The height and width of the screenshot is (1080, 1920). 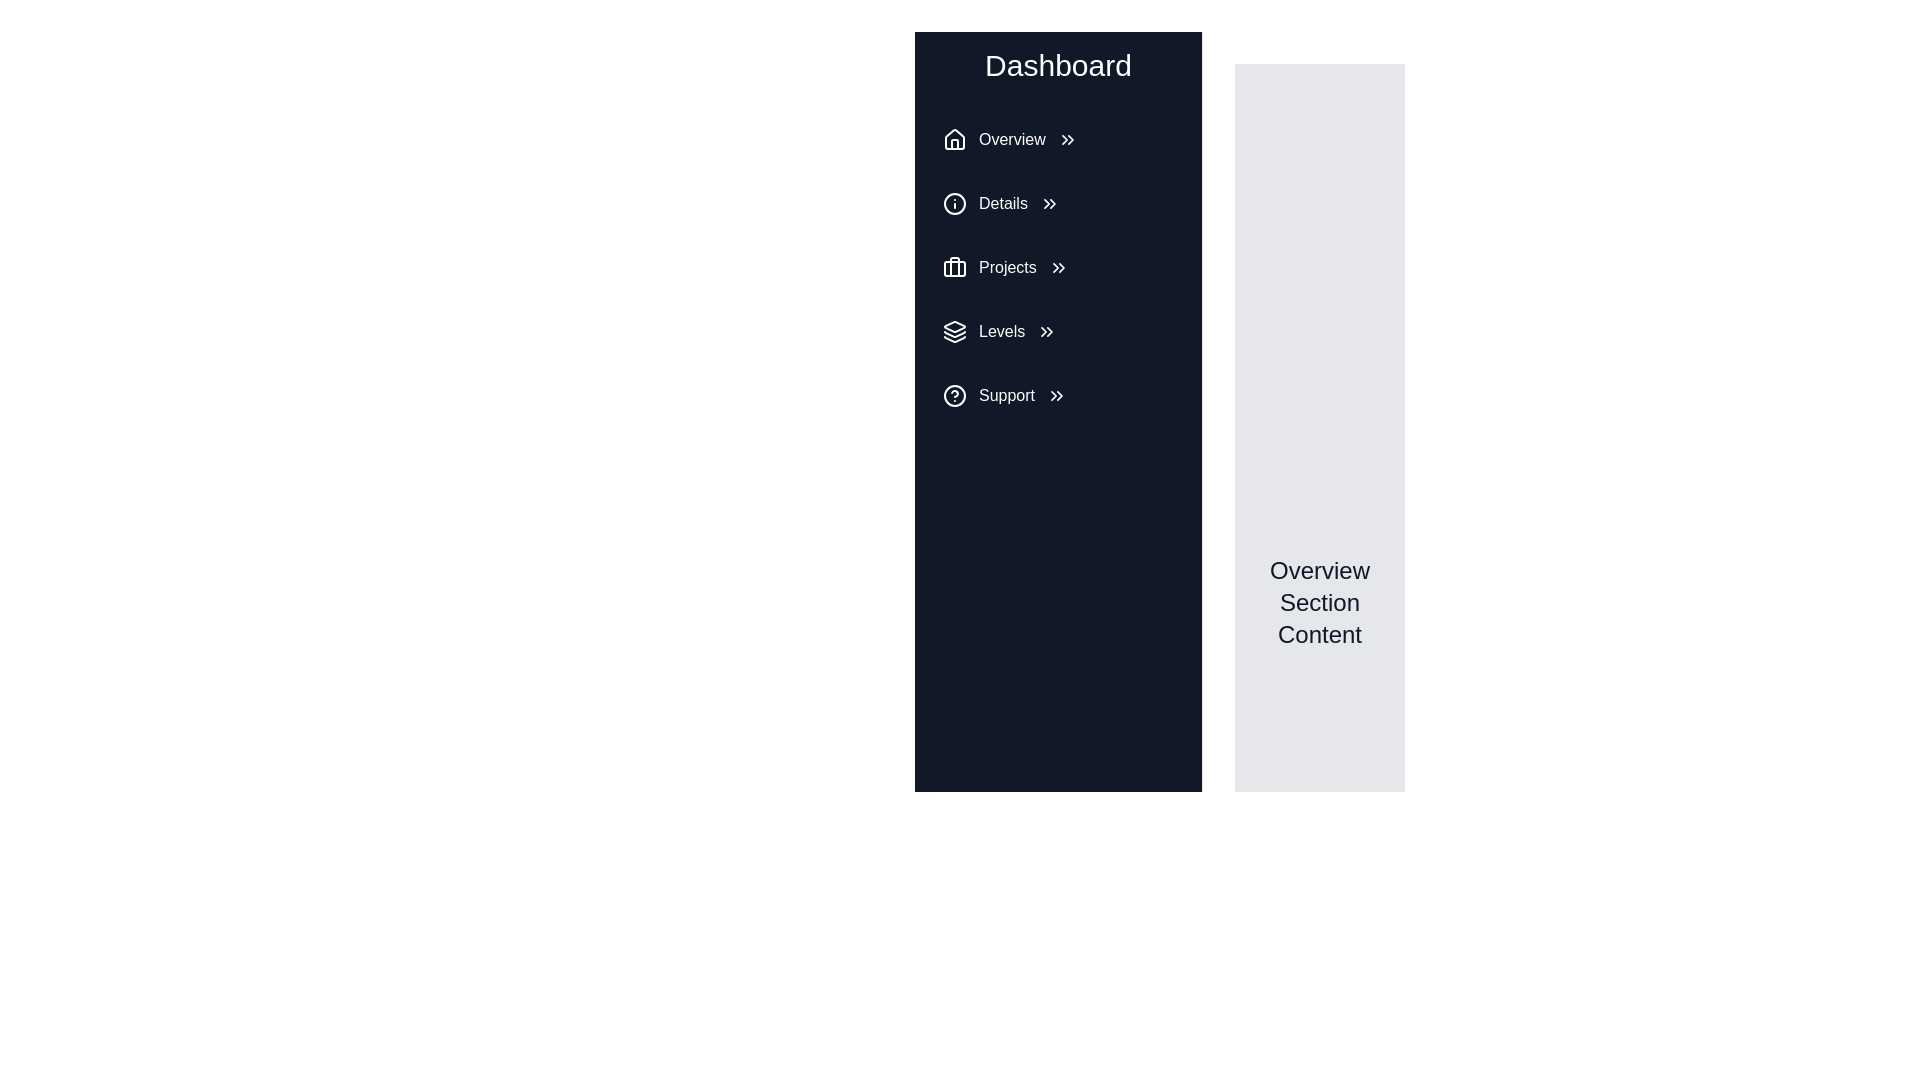 I want to click on the Navigation Button located at the bottom of the sidebar menu, which is the fifth item after 'Overview', 'Details', 'Projects', and 'Levels', so click(x=1057, y=396).